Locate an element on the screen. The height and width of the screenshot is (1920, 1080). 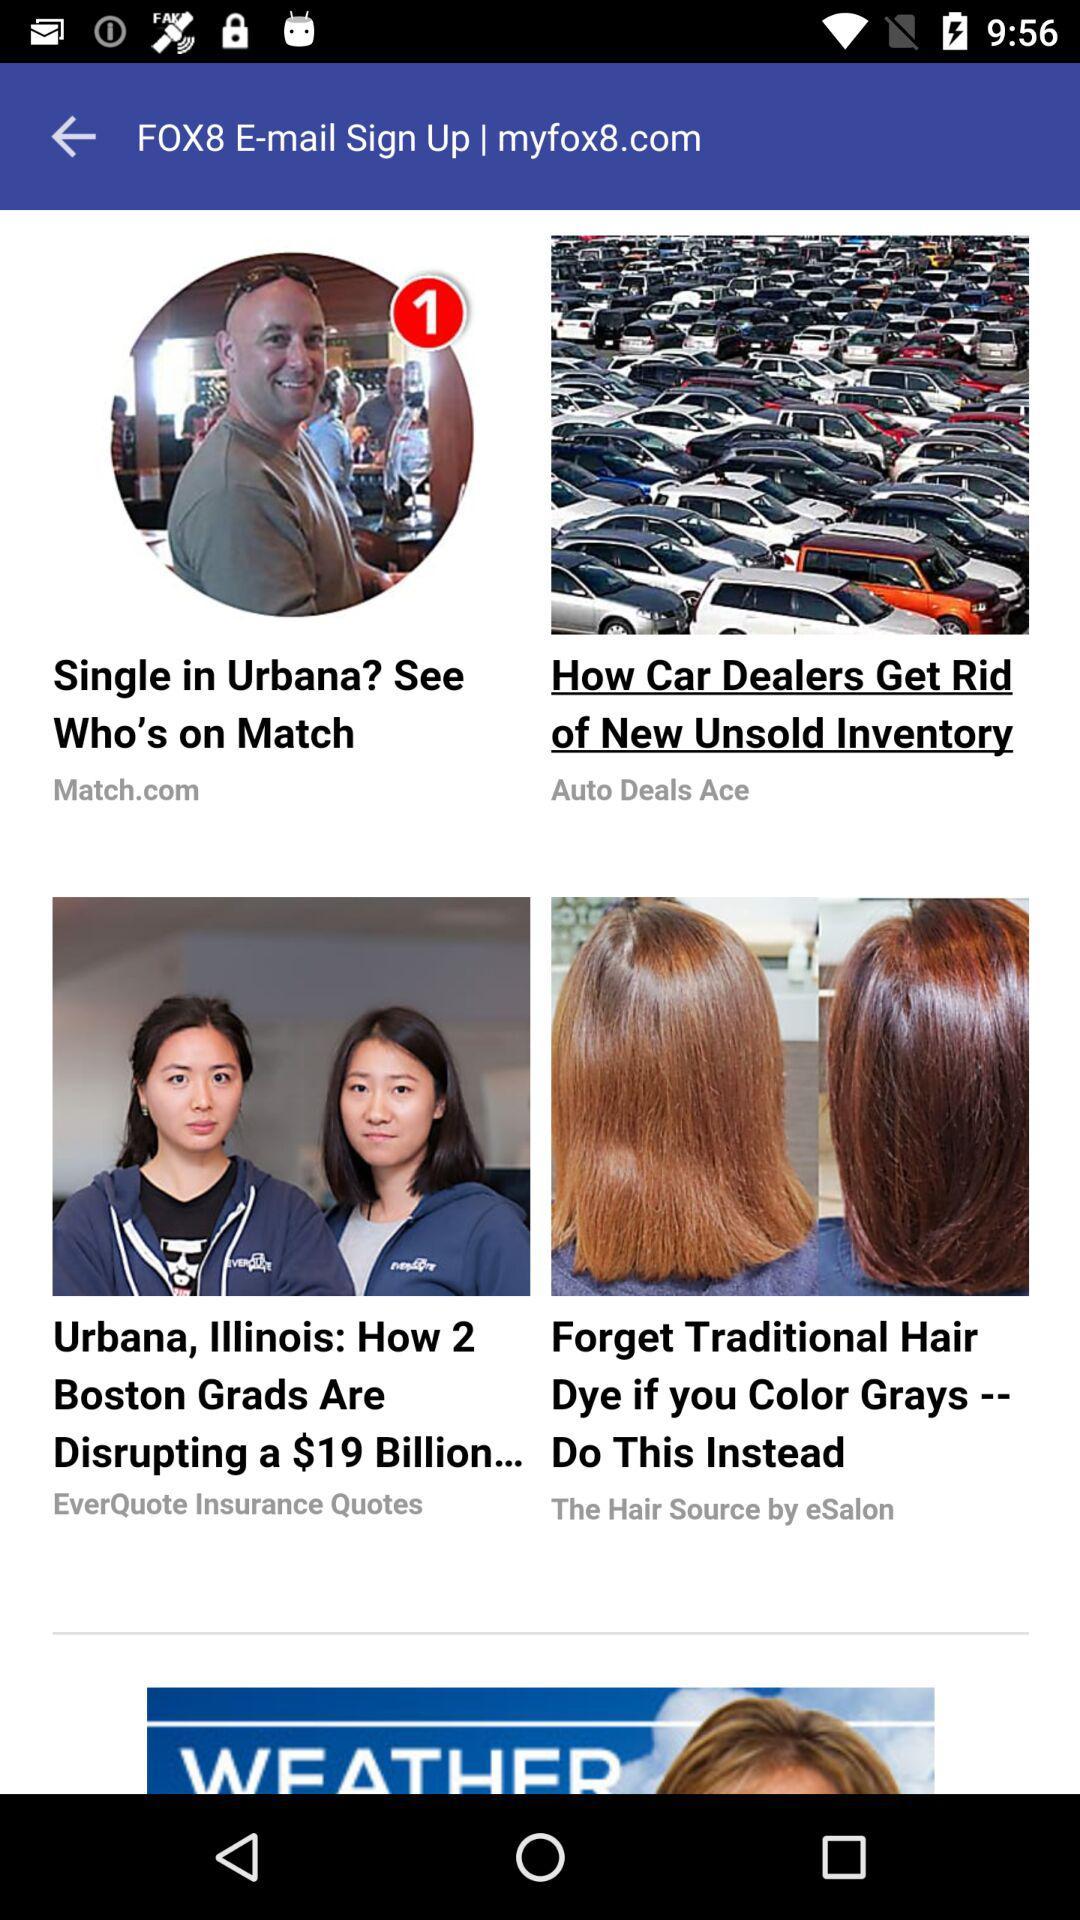
go back is located at coordinates (72, 135).